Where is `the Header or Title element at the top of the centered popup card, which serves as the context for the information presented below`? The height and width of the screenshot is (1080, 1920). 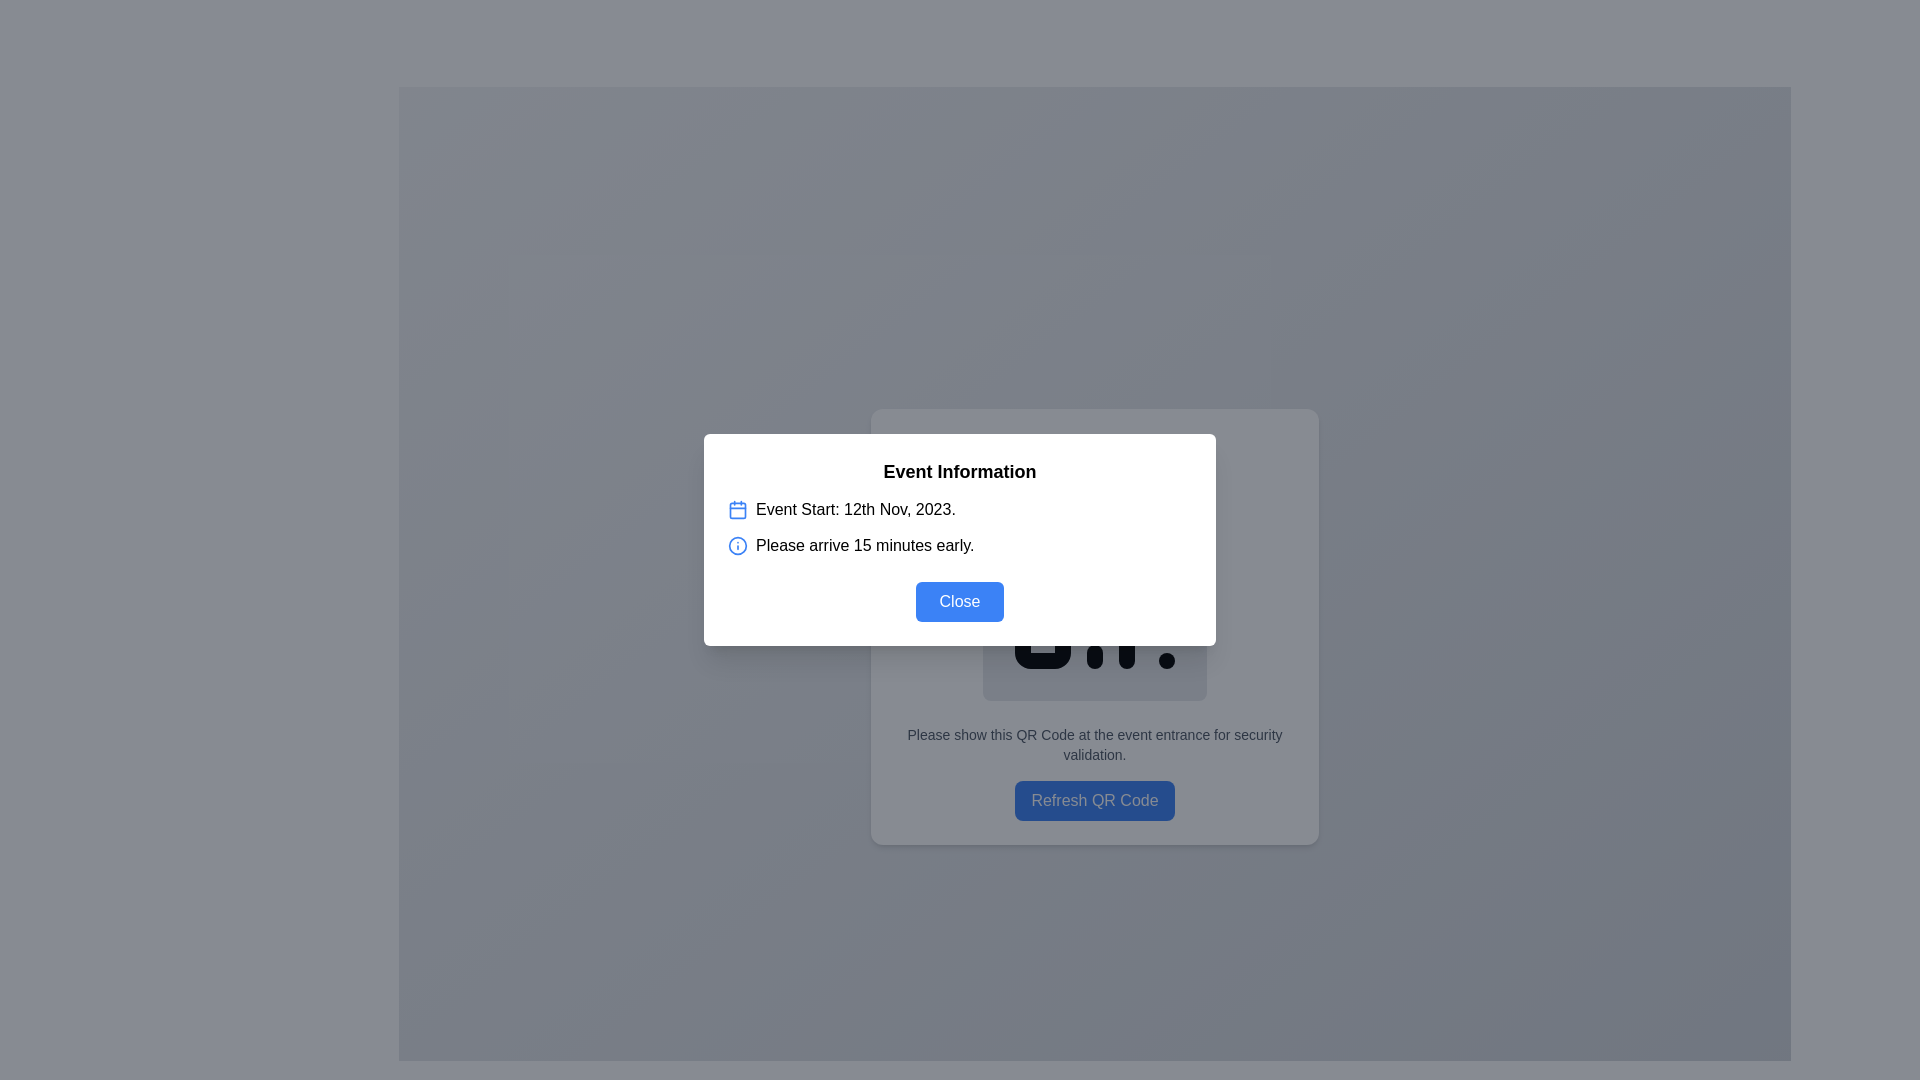 the Header or Title element at the top of the centered popup card, which serves as the context for the information presented below is located at coordinates (960, 471).